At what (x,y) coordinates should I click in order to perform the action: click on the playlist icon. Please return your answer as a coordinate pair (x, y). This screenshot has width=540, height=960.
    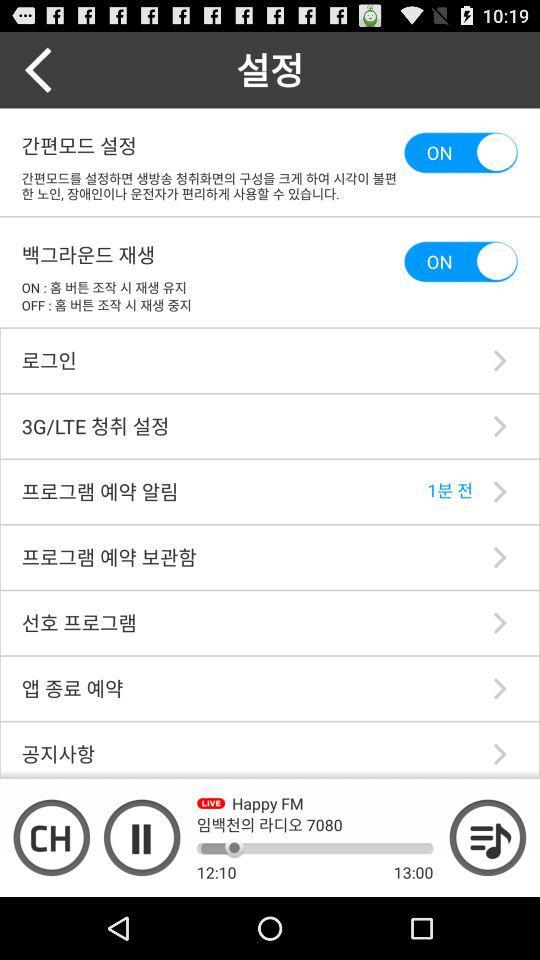
    Looking at the image, I should click on (487, 895).